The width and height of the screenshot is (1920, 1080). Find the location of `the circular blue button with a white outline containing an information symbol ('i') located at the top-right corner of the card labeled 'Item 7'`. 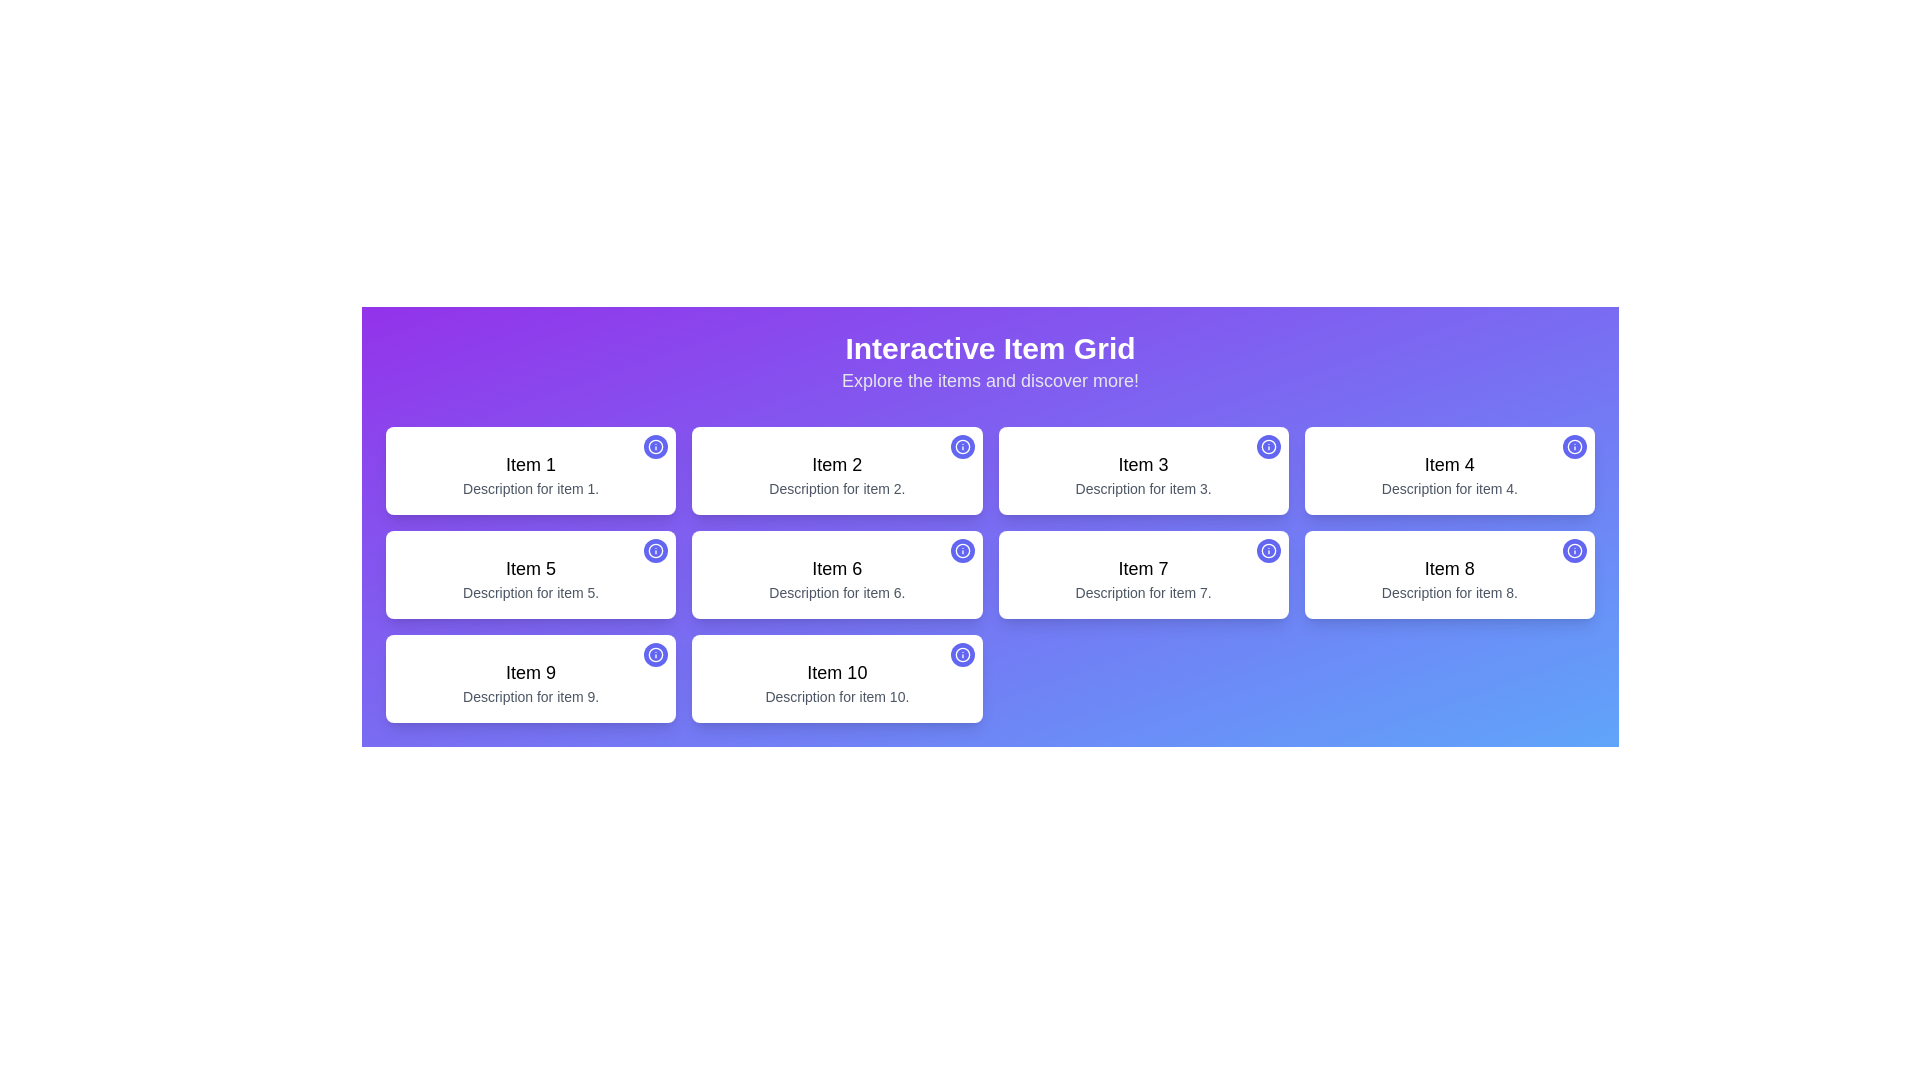

the circular blue button with a white outline containing an information symbol ('i') located at the top-right corner of the card labeled 'Item 7' is located at coordinates (1267, 551).